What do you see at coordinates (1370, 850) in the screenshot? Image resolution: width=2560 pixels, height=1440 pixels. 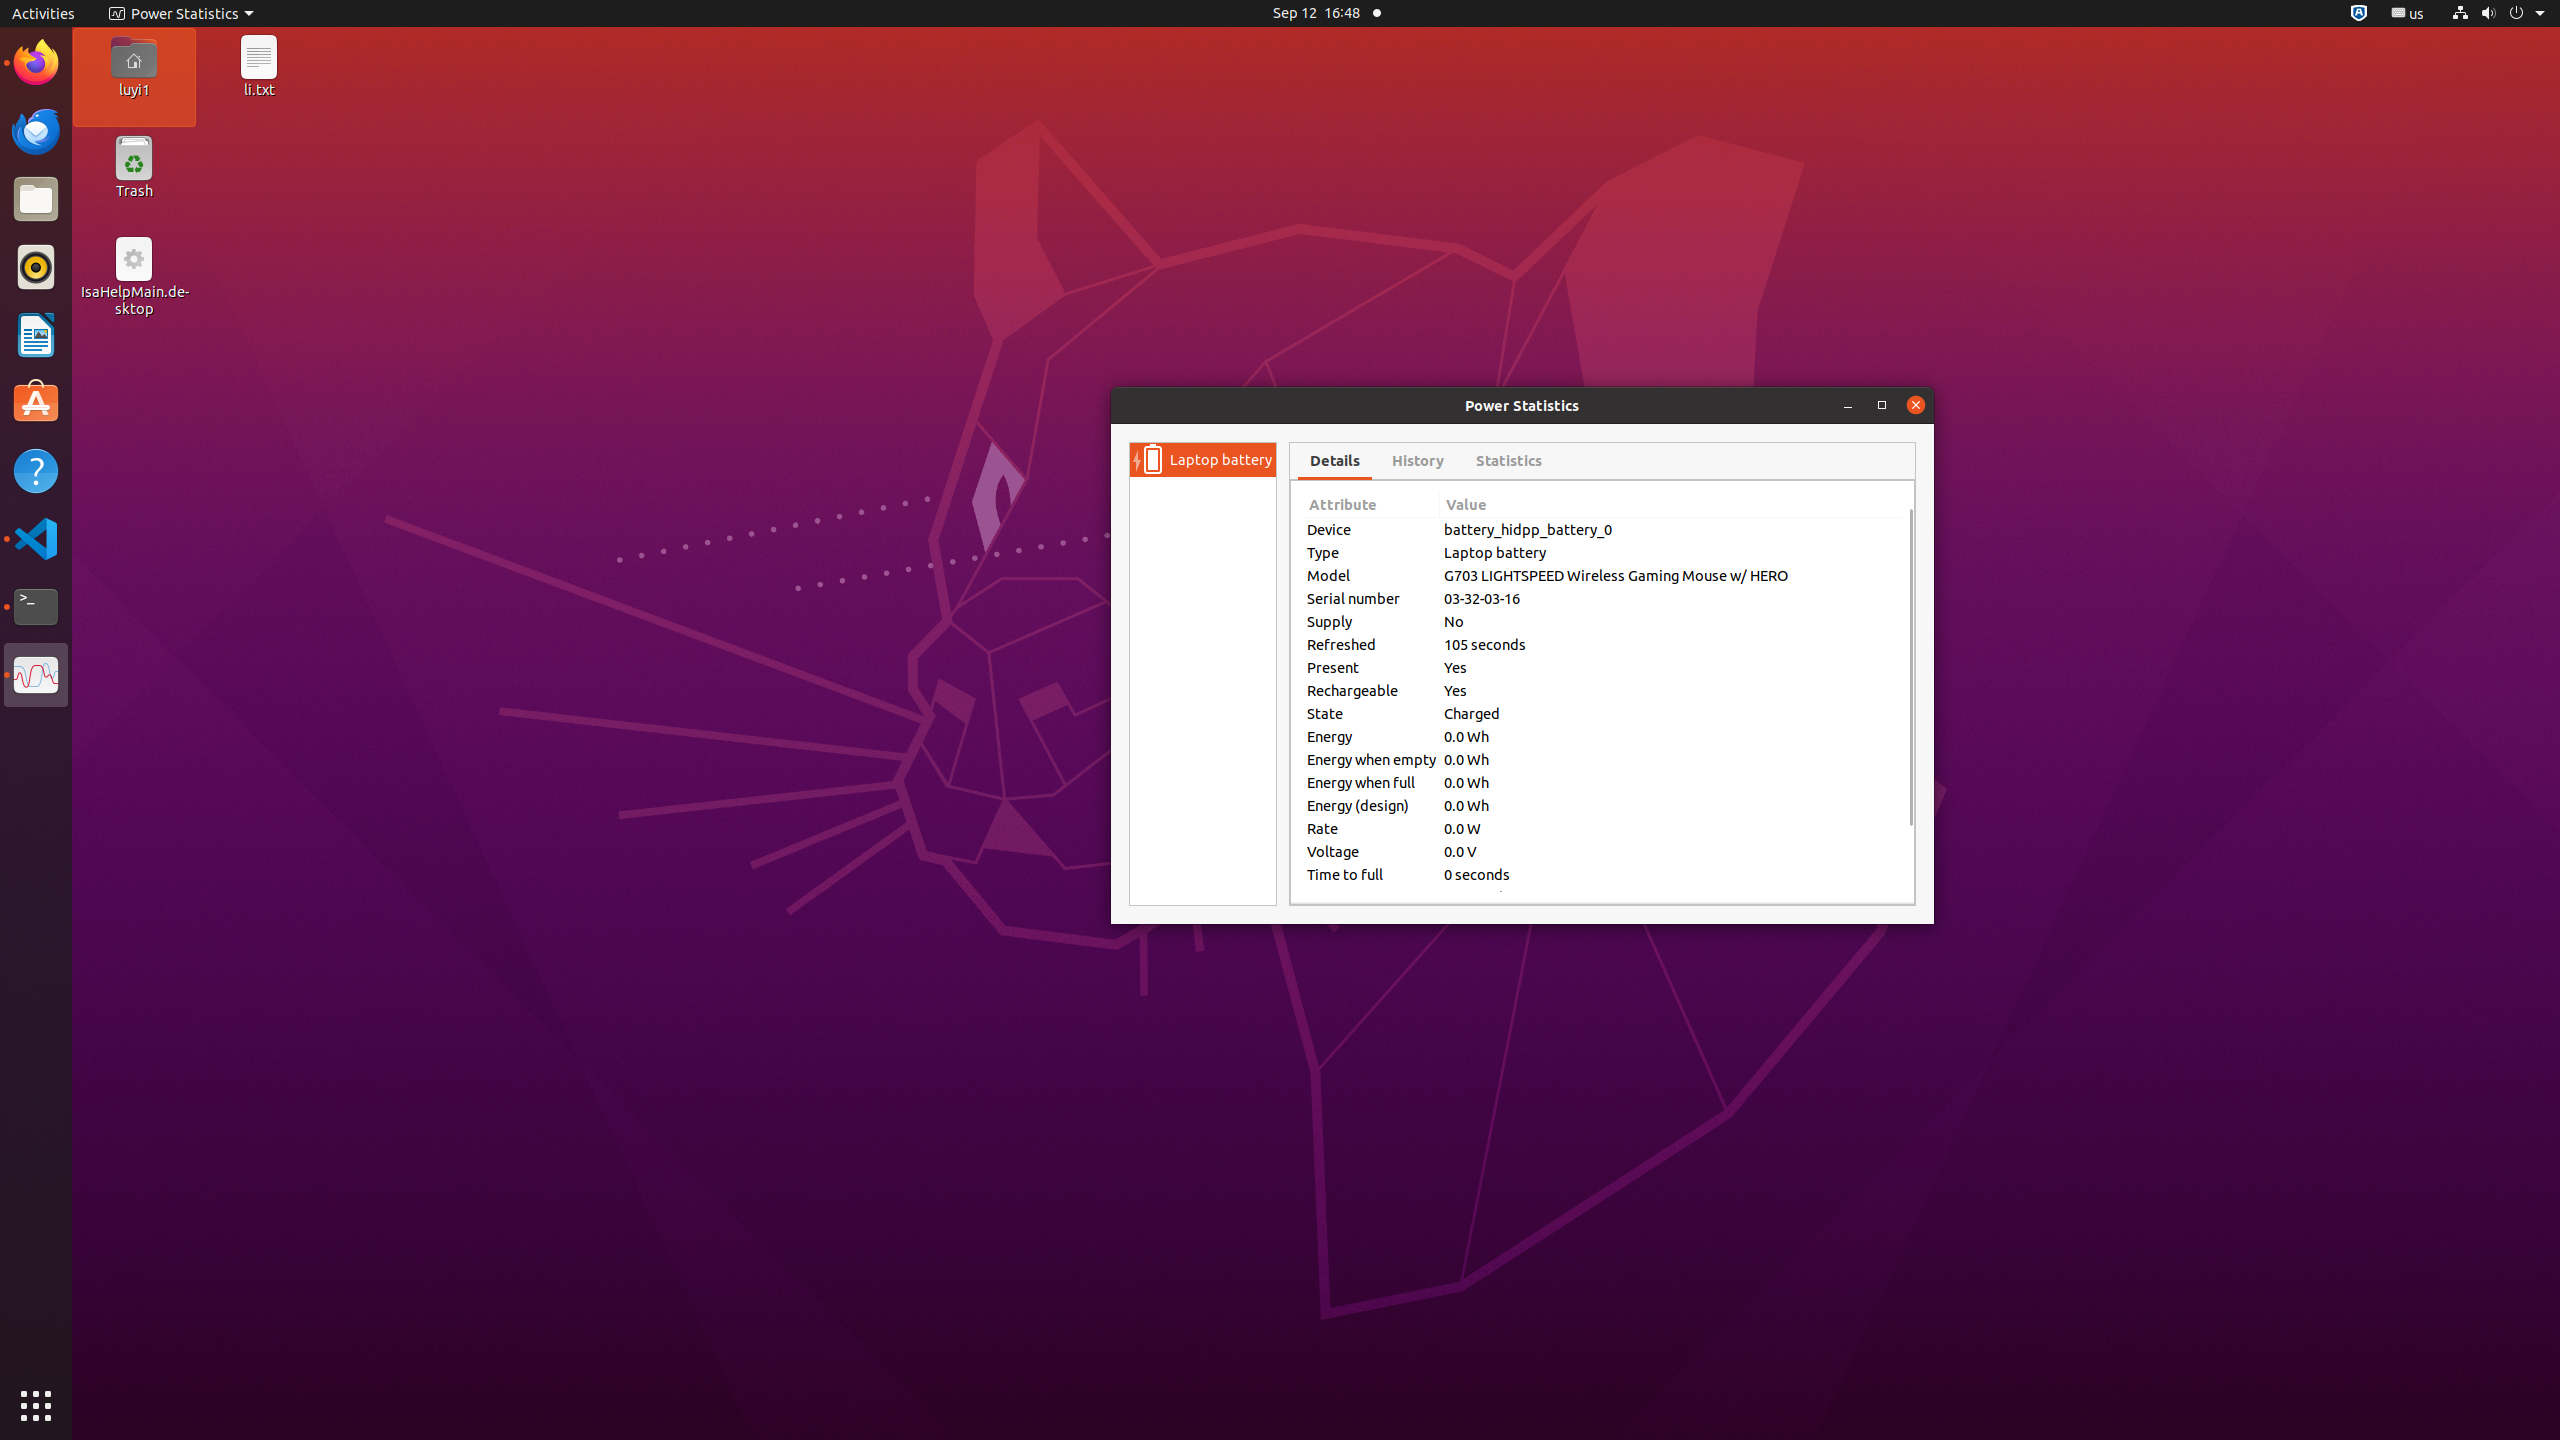 I see `'Voltage'` at bounding box center [1370, 850].